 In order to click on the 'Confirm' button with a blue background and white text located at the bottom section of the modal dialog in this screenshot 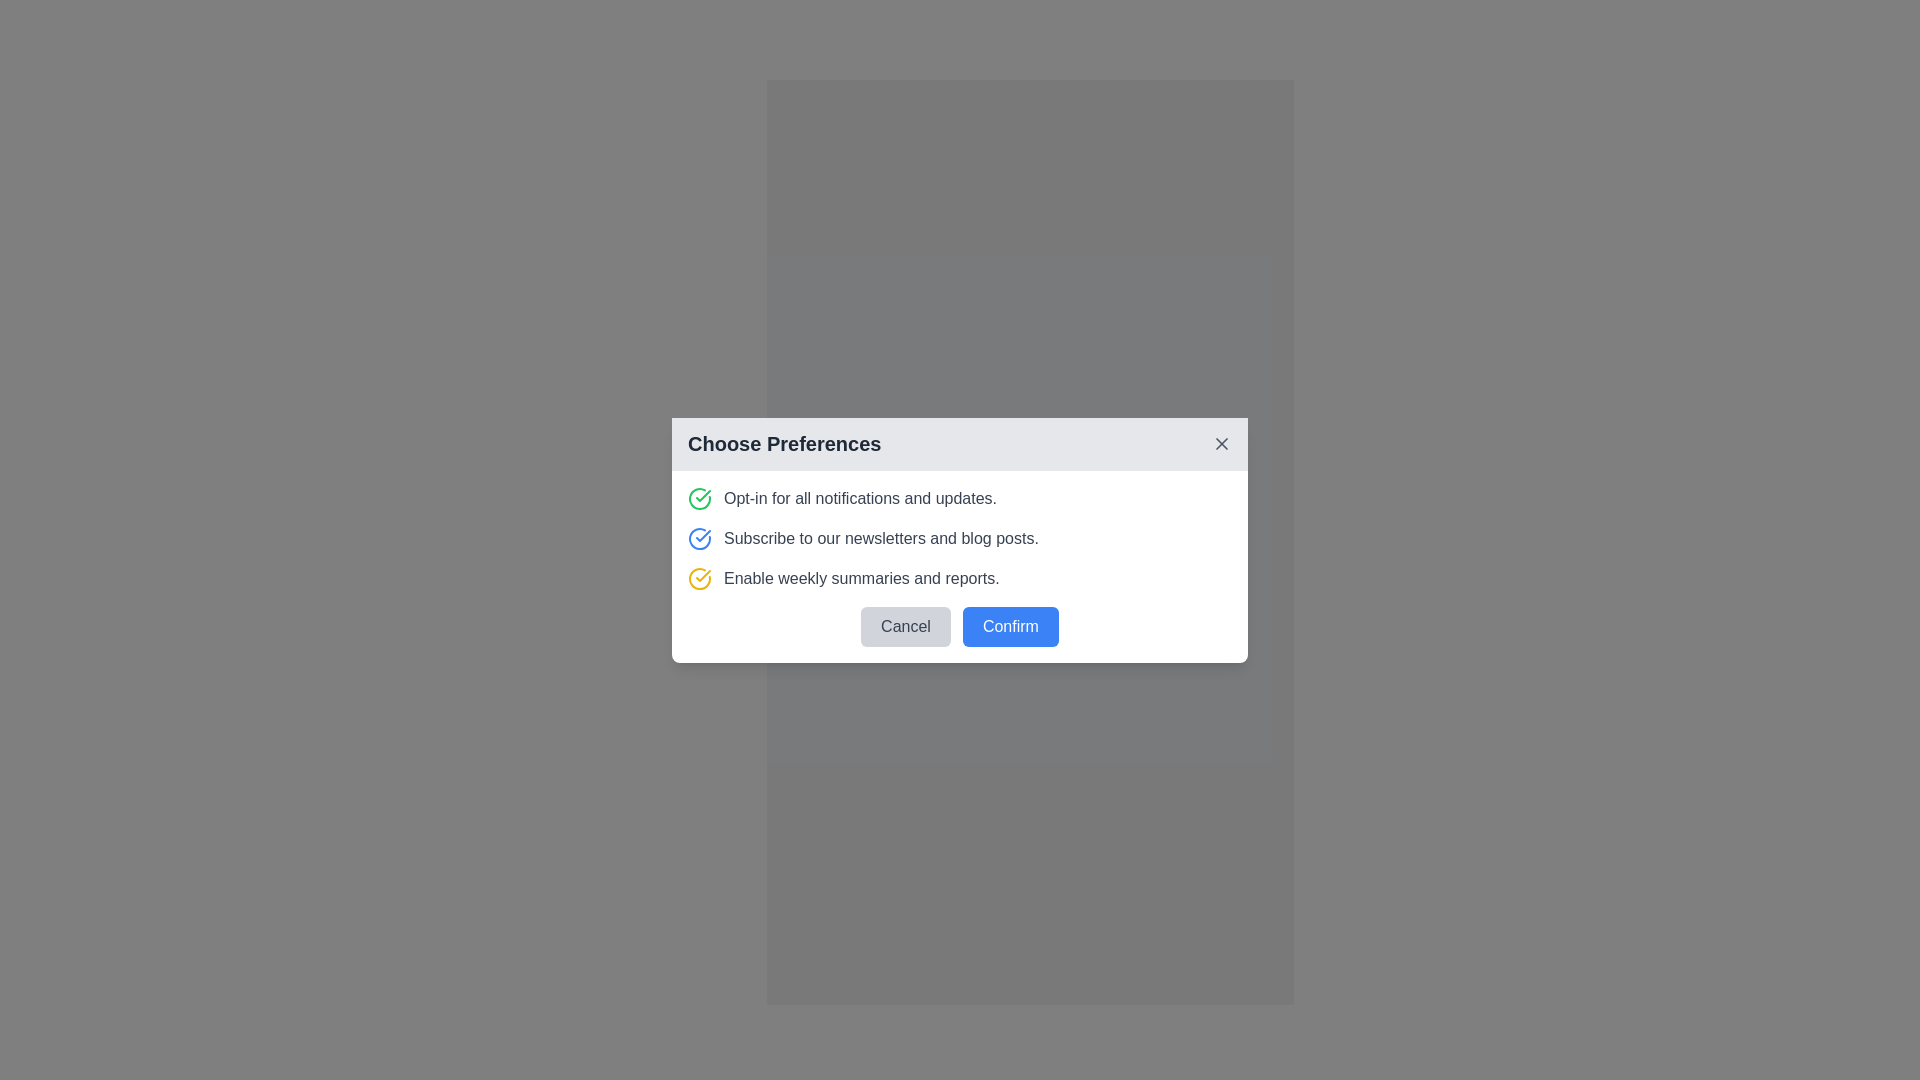, I will do `click(1010, 625)`.